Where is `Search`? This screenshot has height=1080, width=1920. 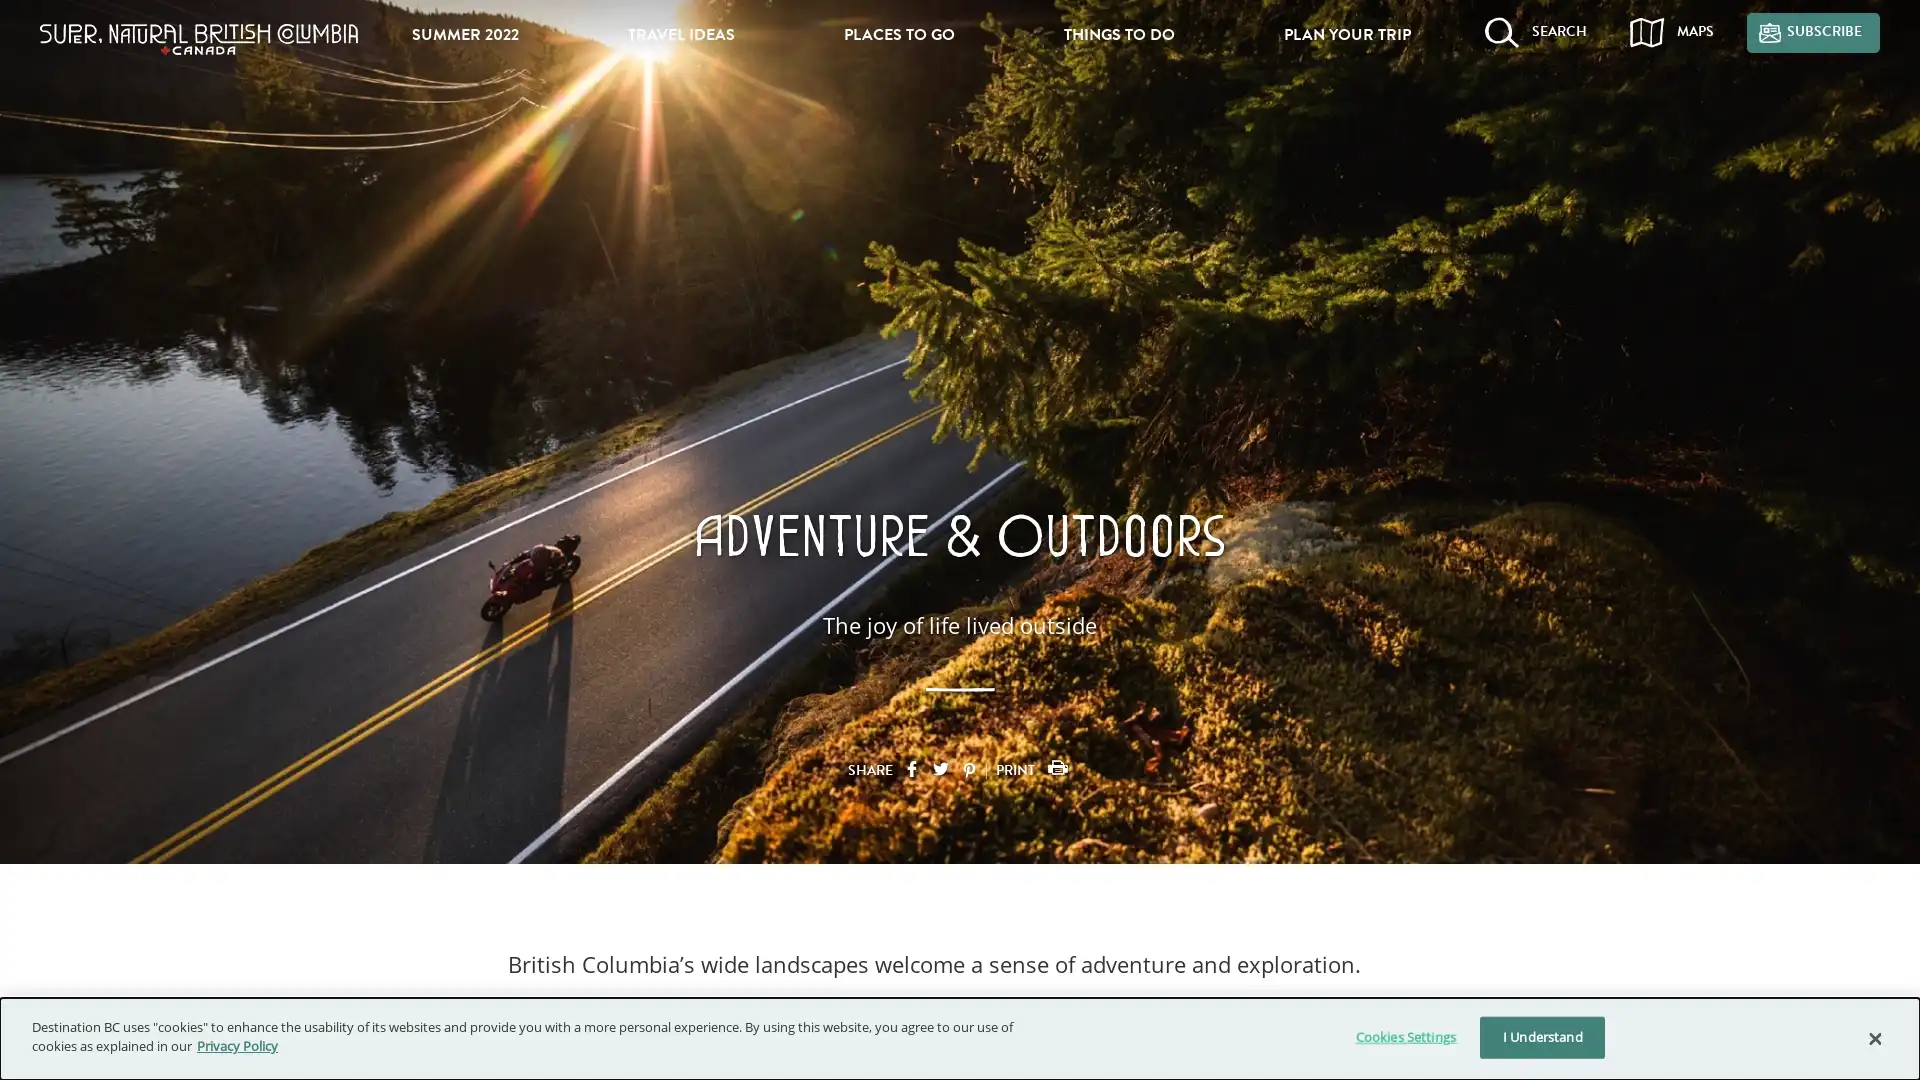
Search is located at coordinates (1250, 111).